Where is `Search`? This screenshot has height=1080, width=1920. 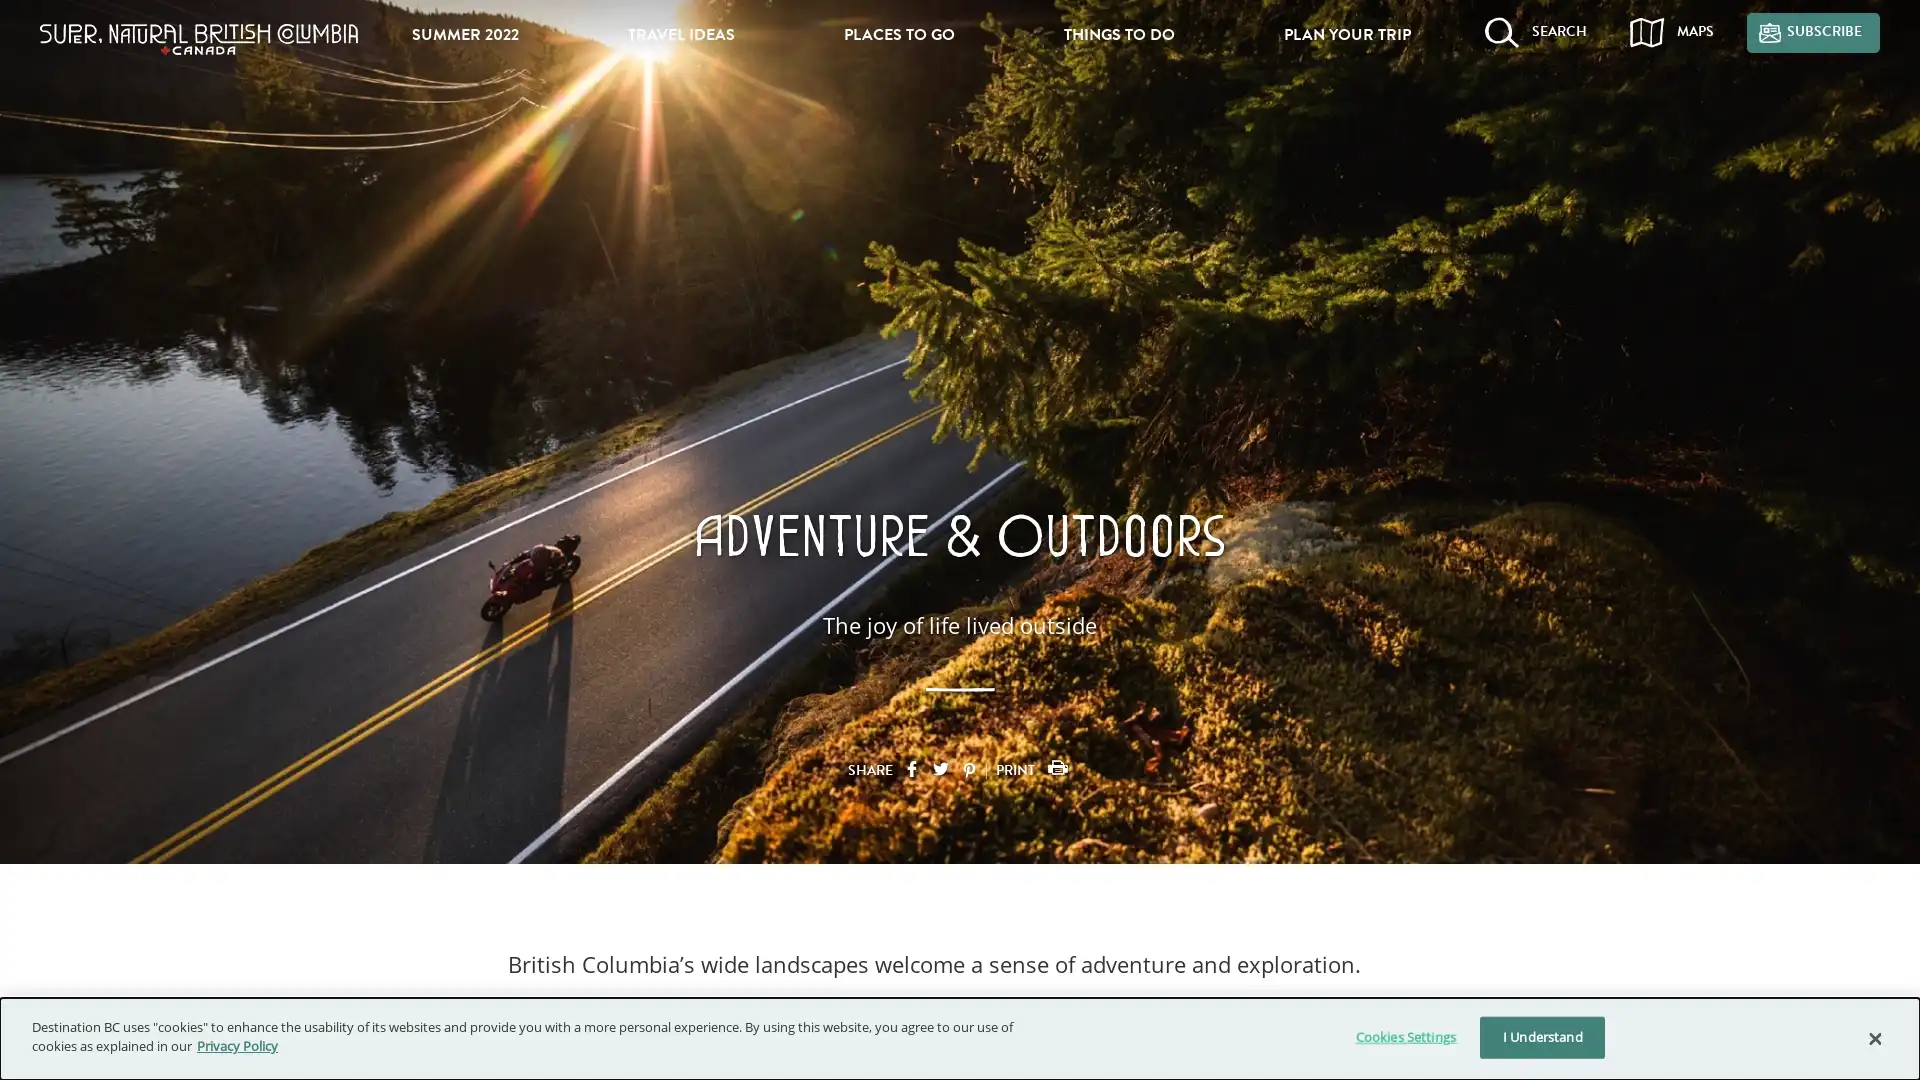
Search is located at coordinates (1250, 111).